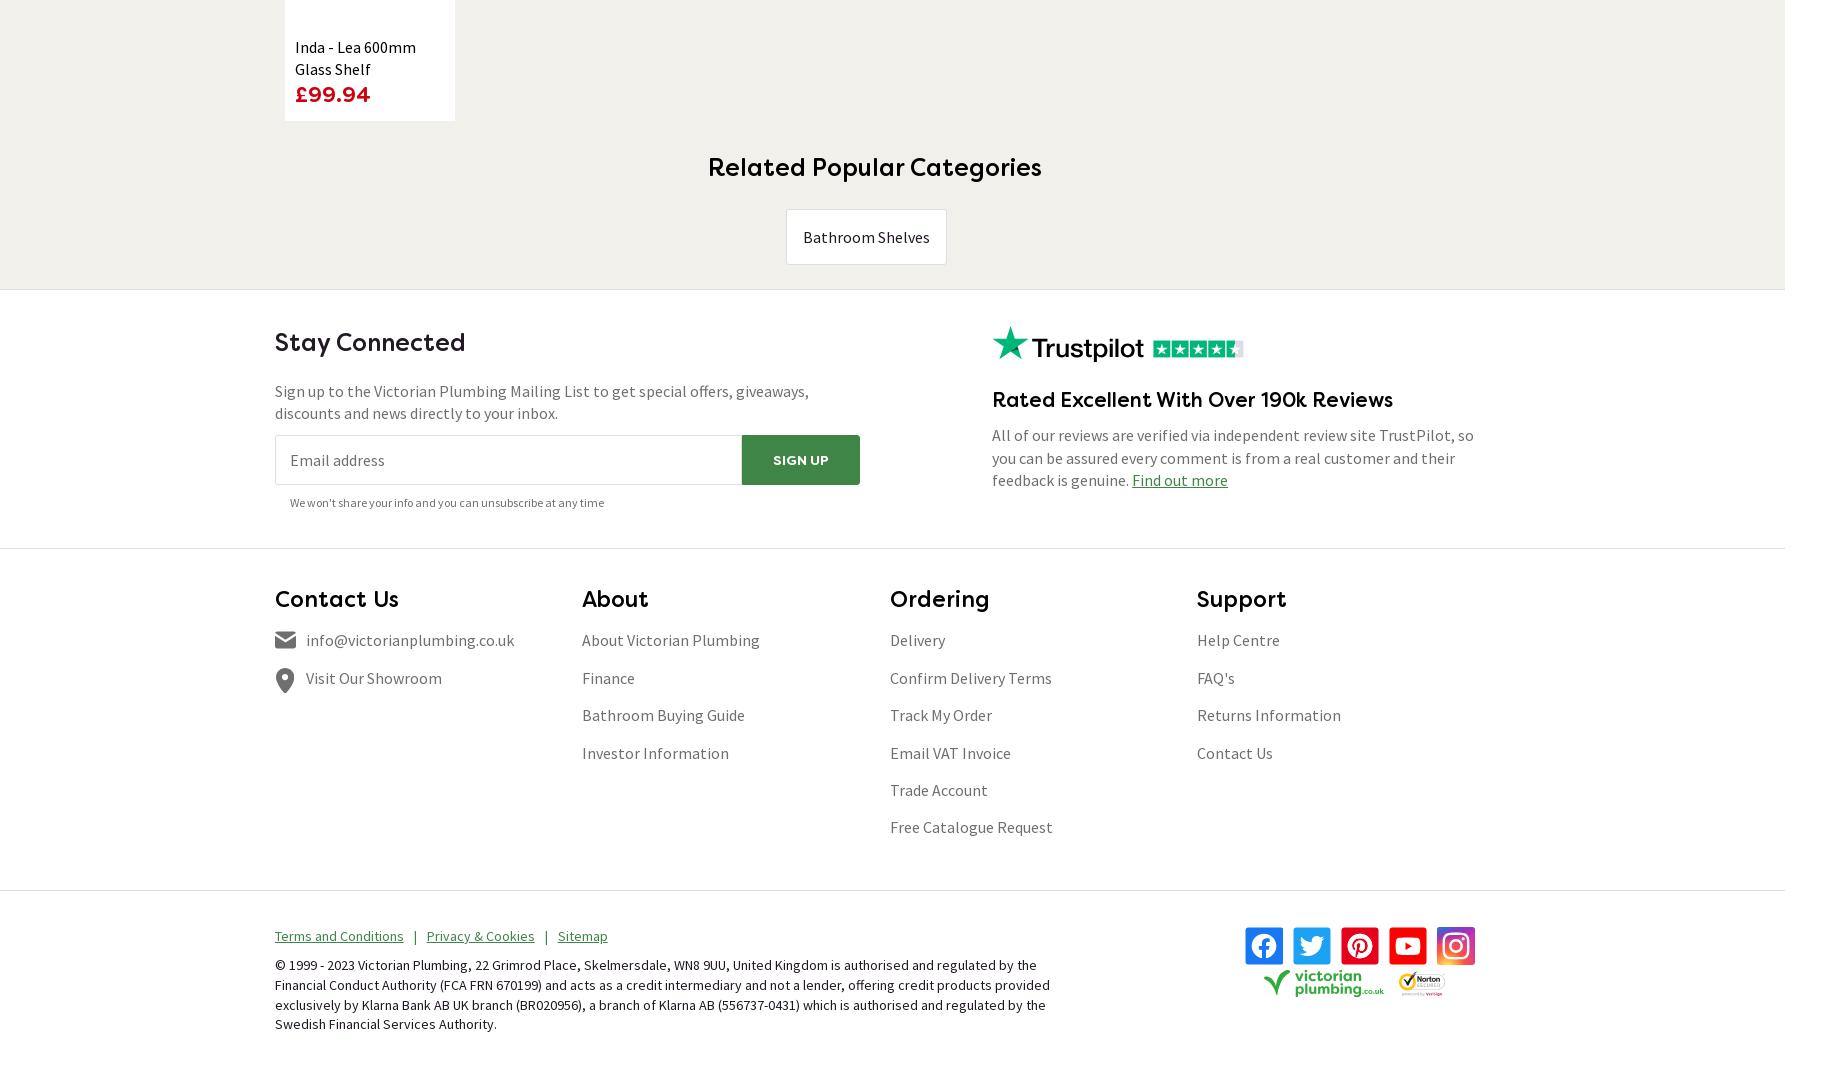 This screenshot has width=1821, height=1069. I want to click on 'About Victorian Plumbing', so click(670, 640).